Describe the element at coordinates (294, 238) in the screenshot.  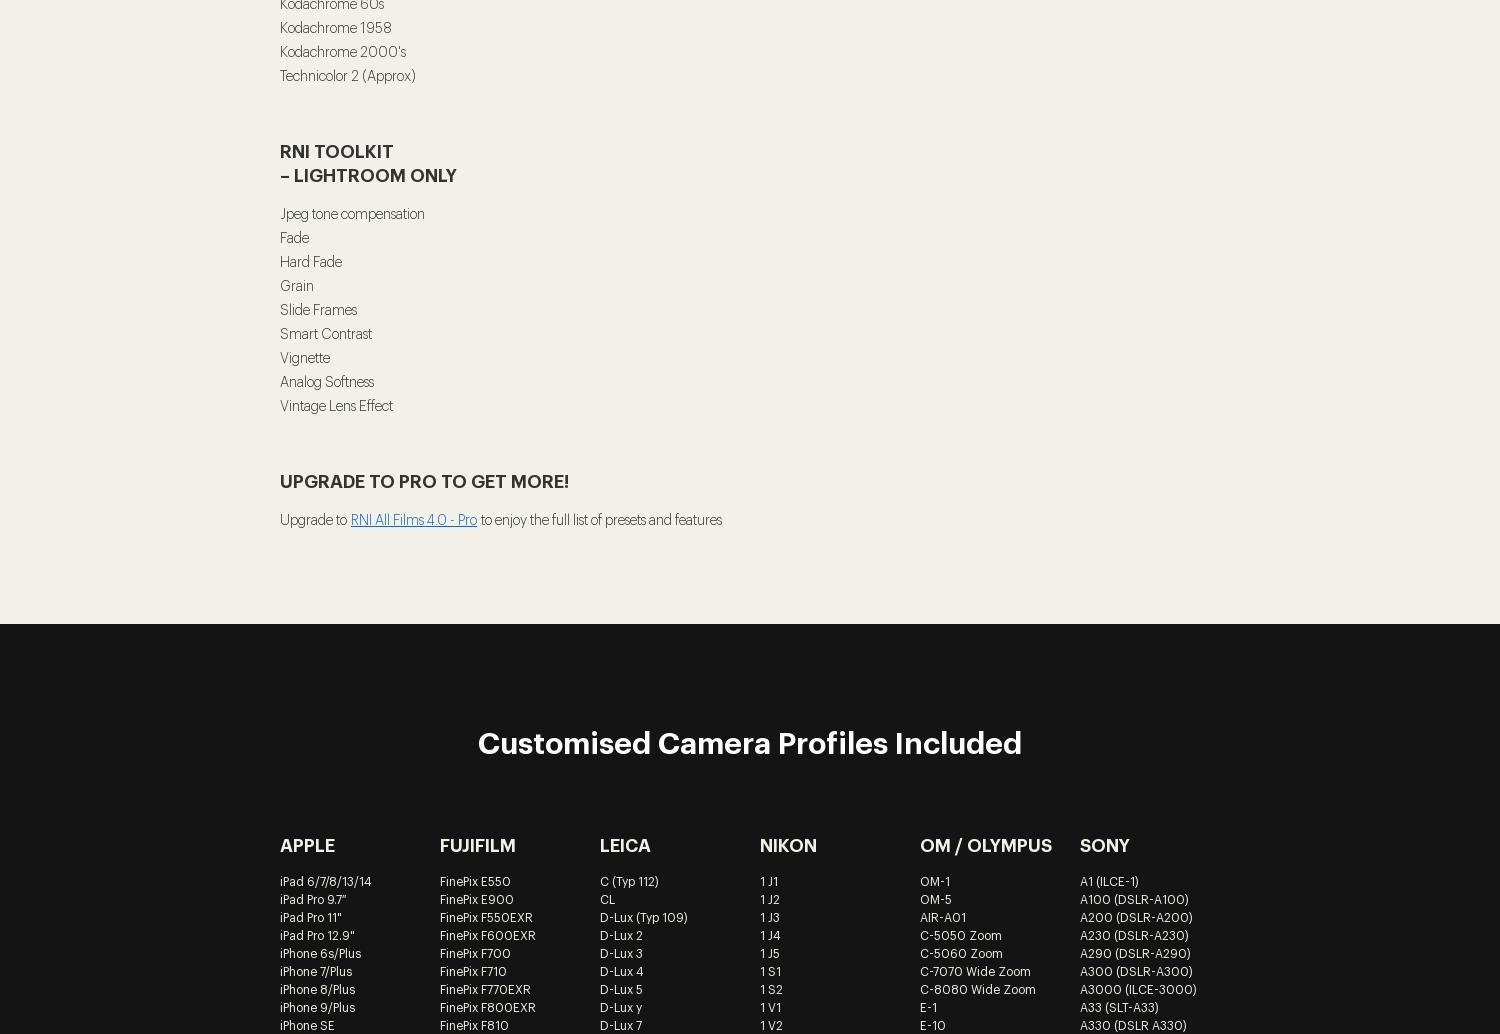
I see `'Fade'` at that location.